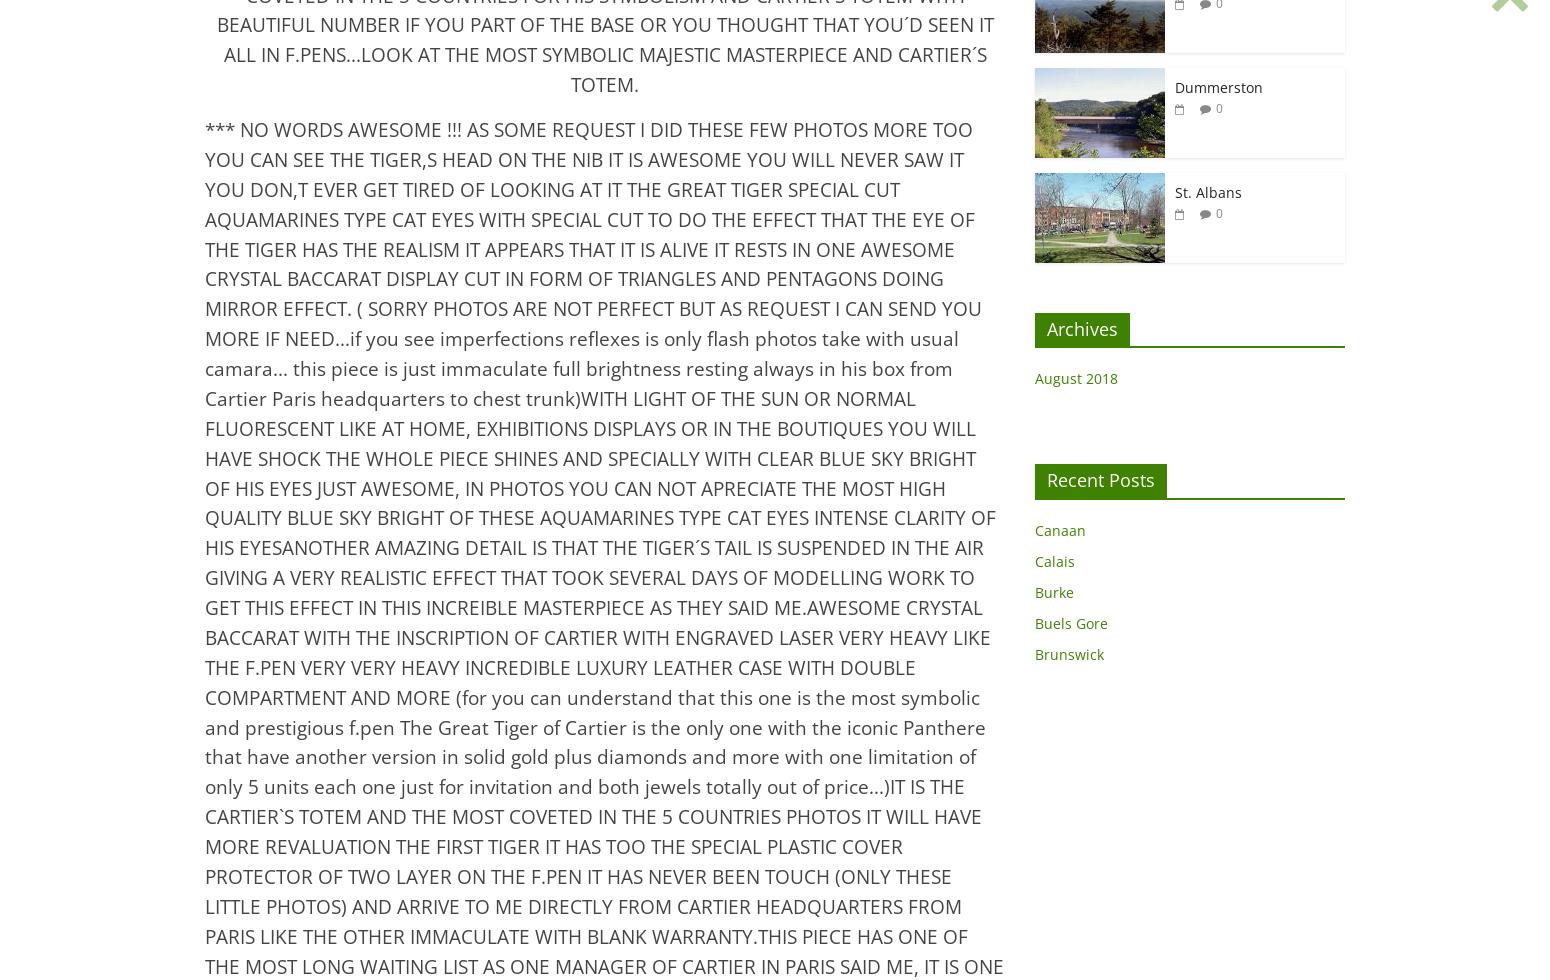  Describe the element at coordinates (1034, 378) in the screenshot. I see `'August 2018'` at that location.